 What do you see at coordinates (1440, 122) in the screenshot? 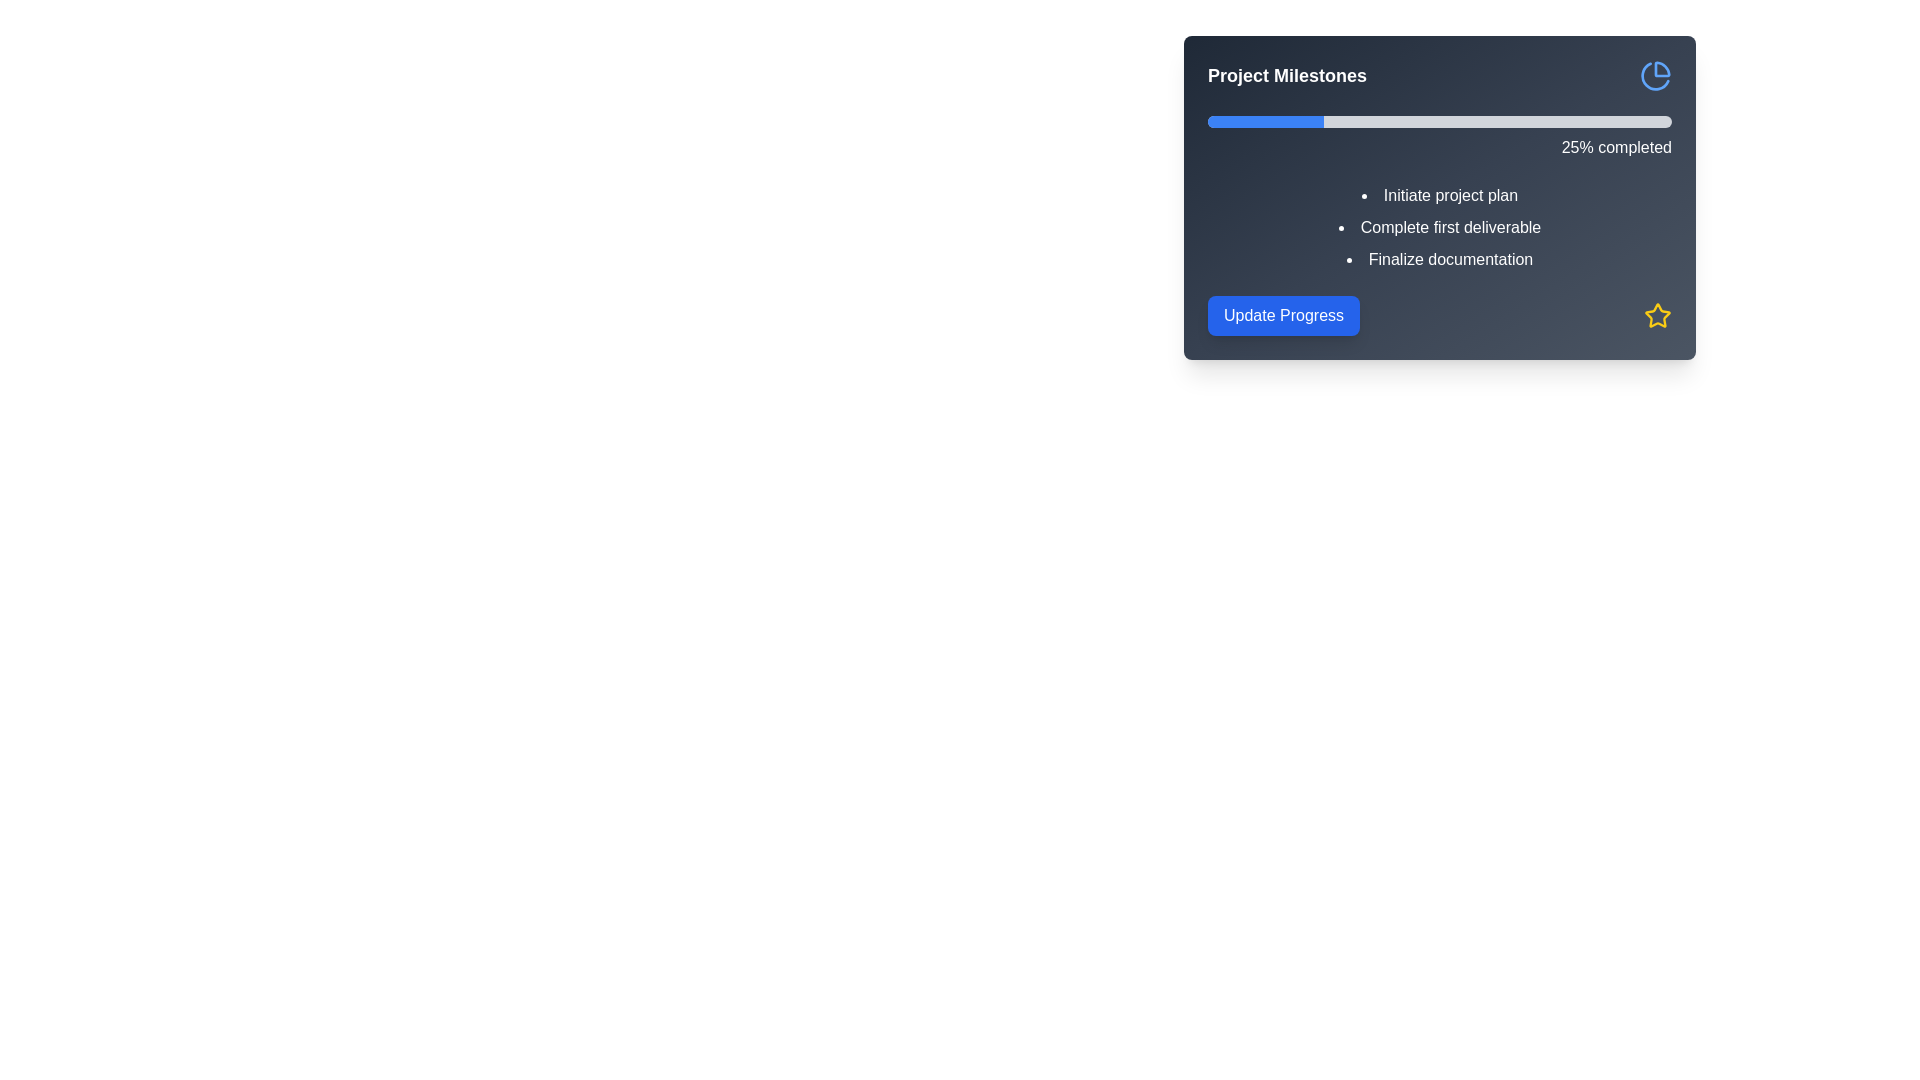
I see `the Progress Bar located near the top of the 'Project Milestones' box, which visually represents the completion status with a blue portion indicating progress made` at bounding box center [1440, 122].